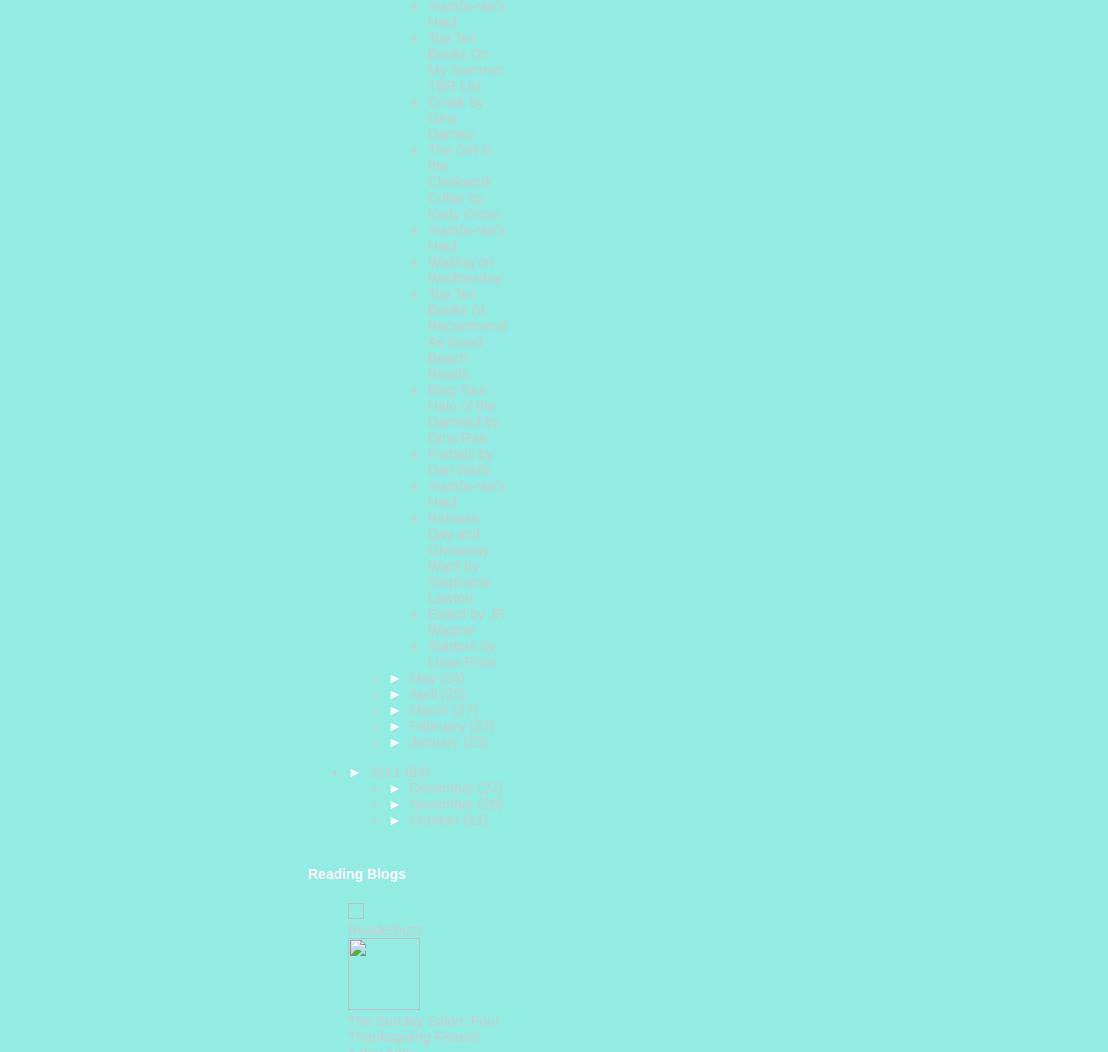 The height and width of the screenshot is (1052, 1108). I want to click on 'Reading Blogs', so click(355, 871).